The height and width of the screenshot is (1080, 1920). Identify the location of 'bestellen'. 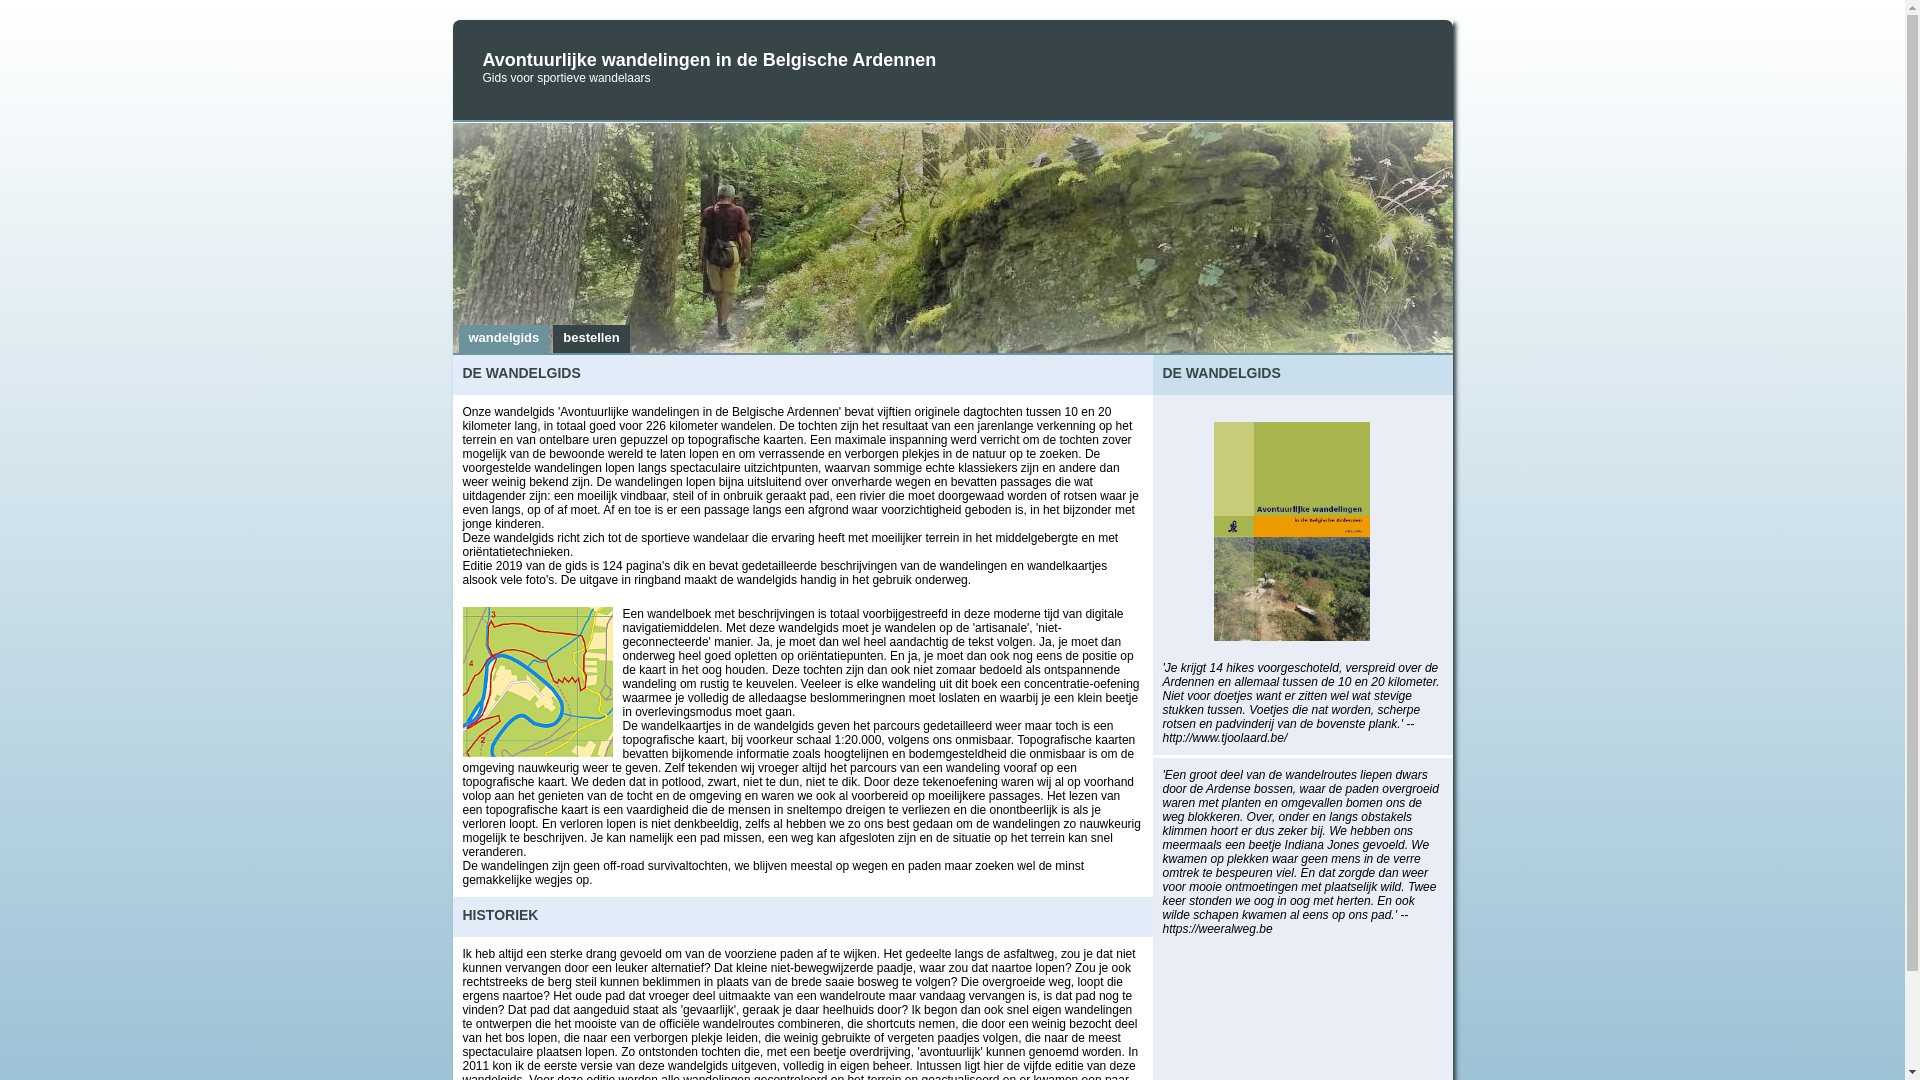
(589, 338).